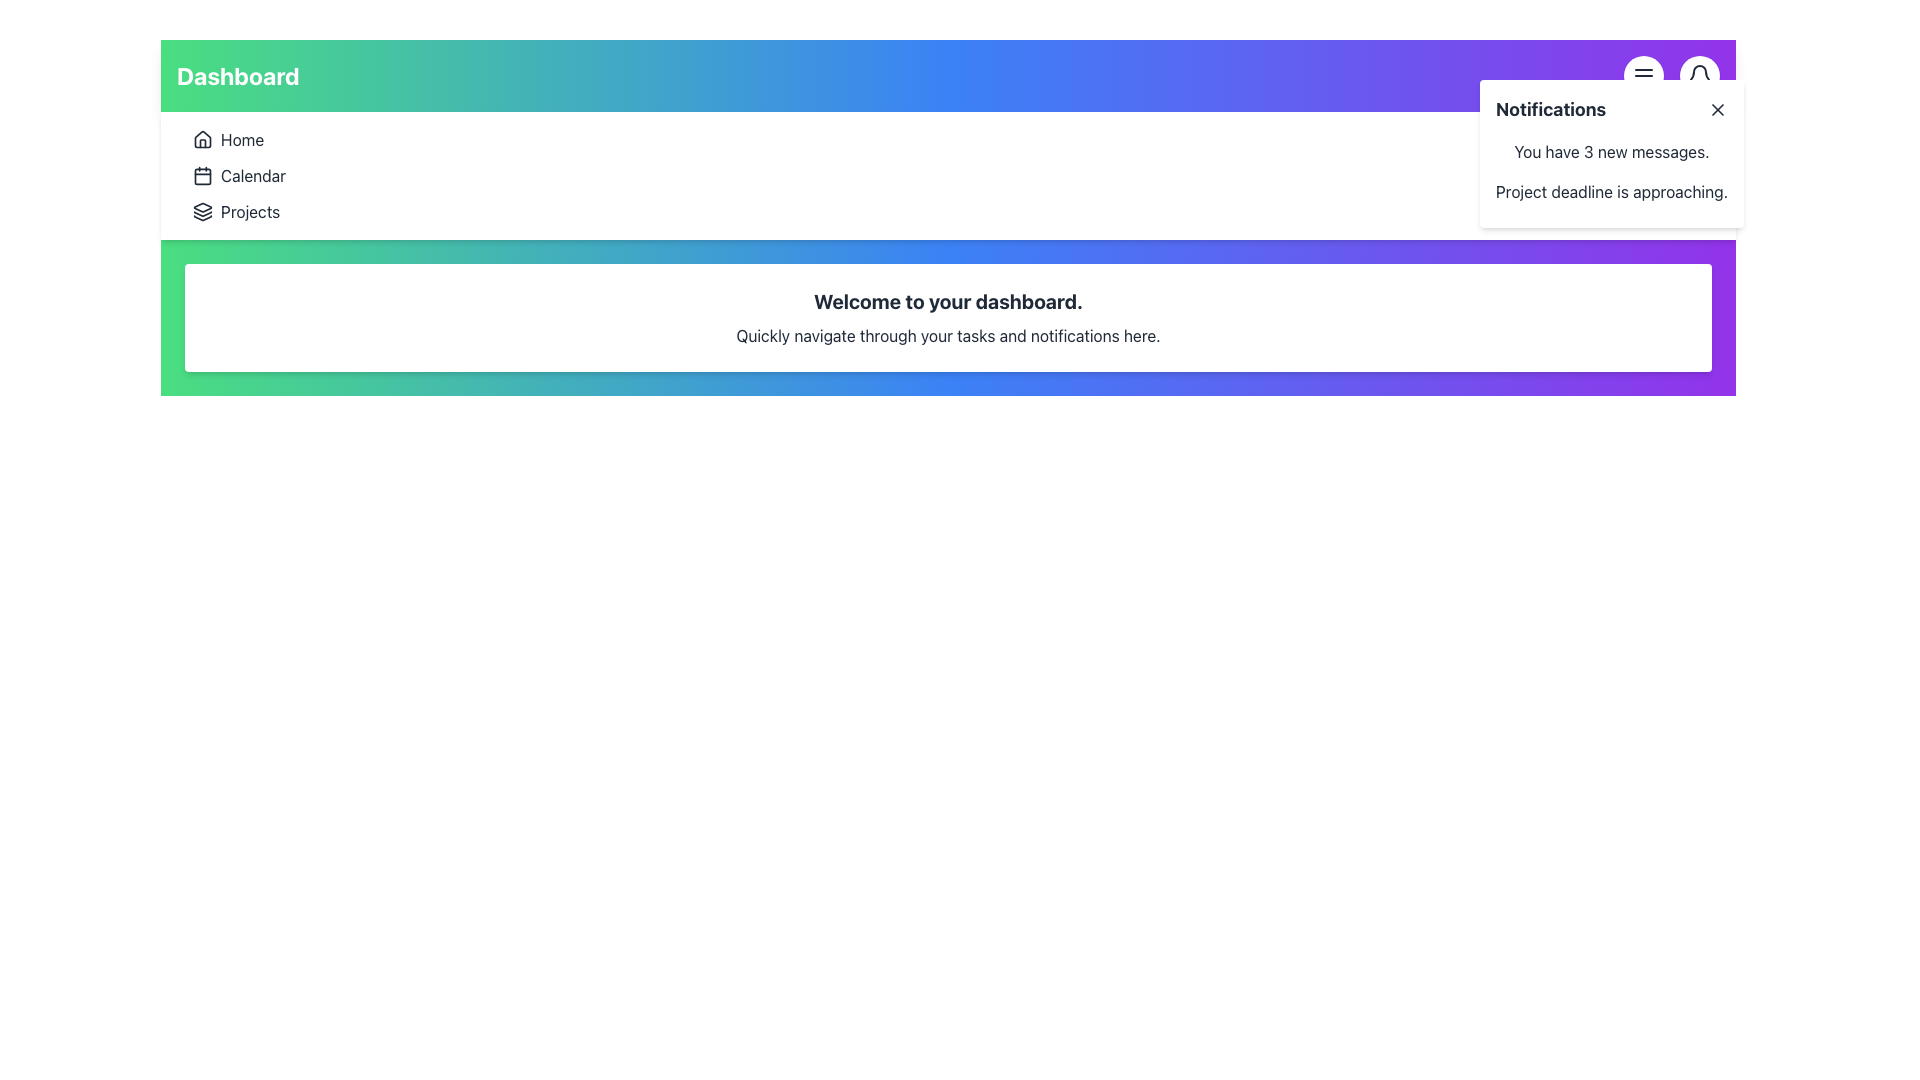 The width and height of the screenshot is (1920, 1080). Describe the element at coordinates (202, 212) in the screenshot. I see `the Icon element resembling a stack of layers, which is located to the left of the 'Projects' text in the navigation menu` at that location.